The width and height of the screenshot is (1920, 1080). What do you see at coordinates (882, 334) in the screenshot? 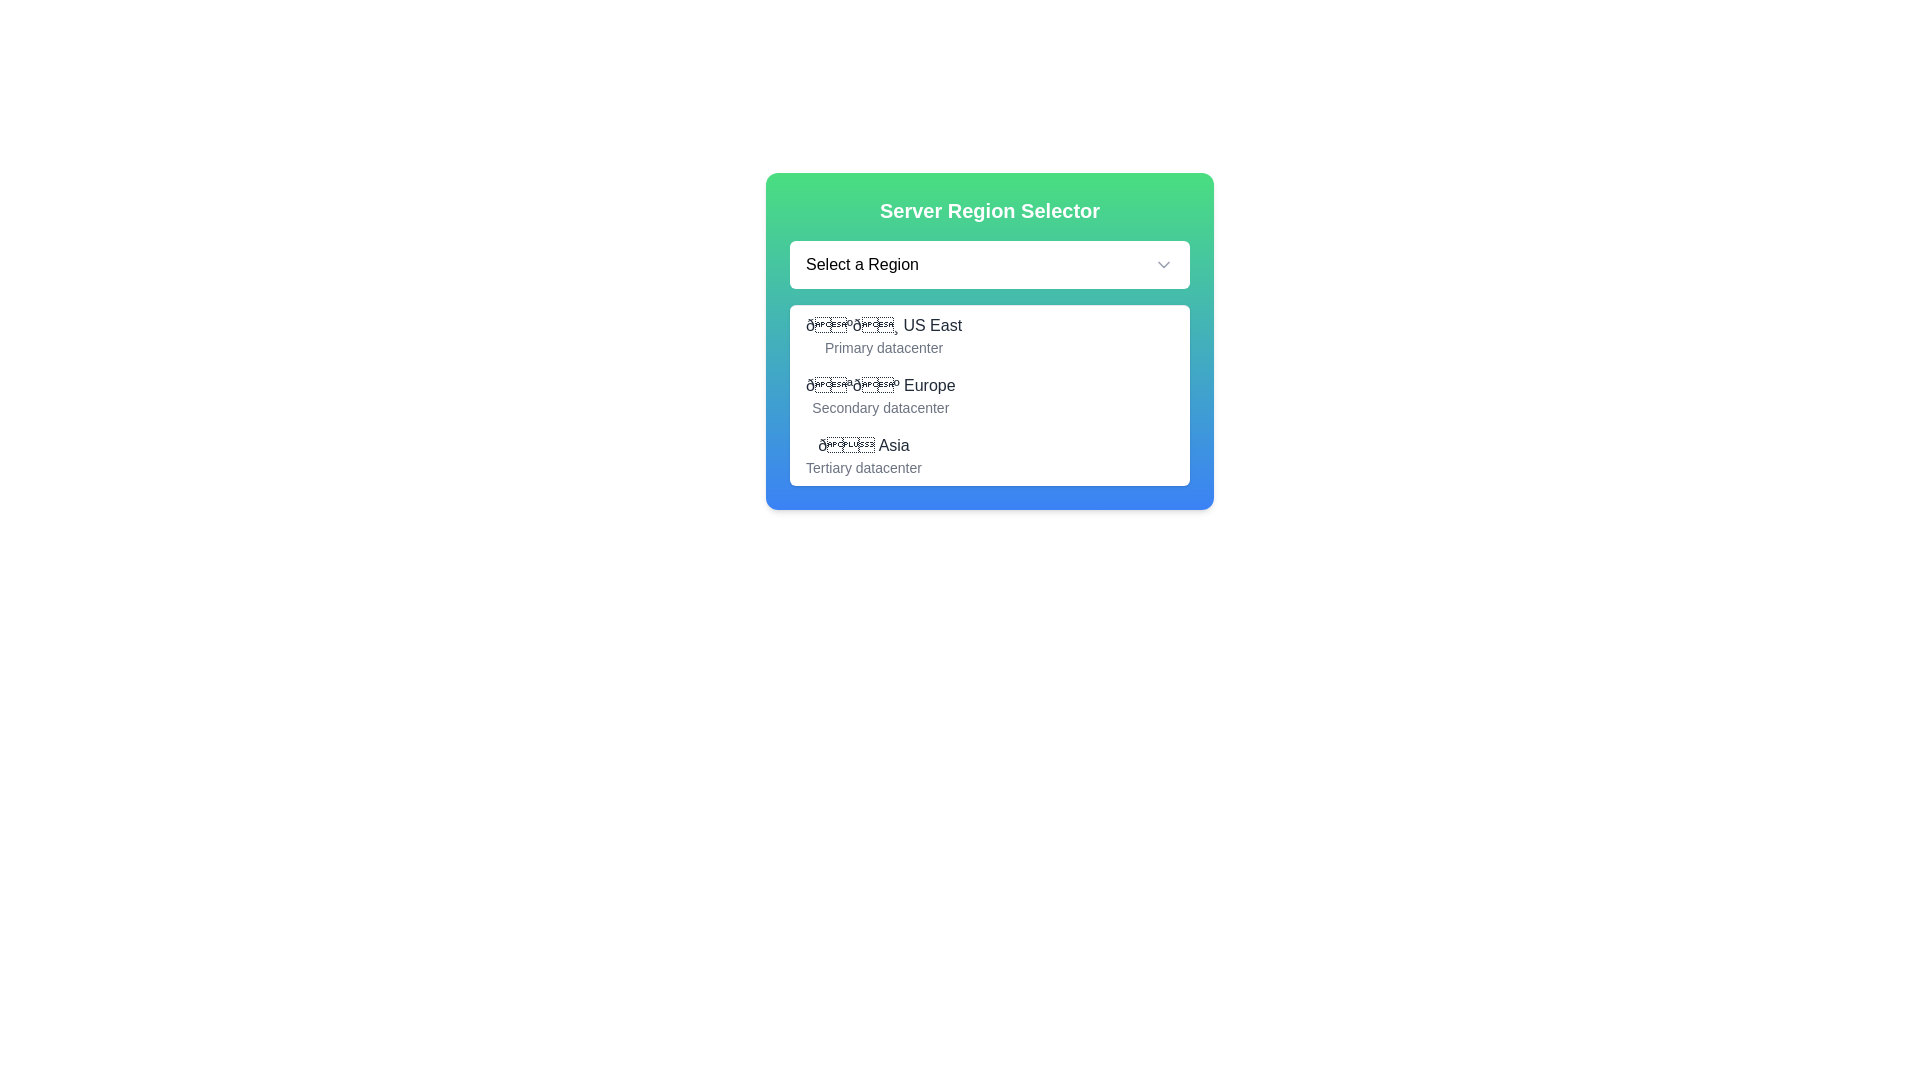
I see `the 'US East' option in the dropdown menu` at bounding box center [882, 334].